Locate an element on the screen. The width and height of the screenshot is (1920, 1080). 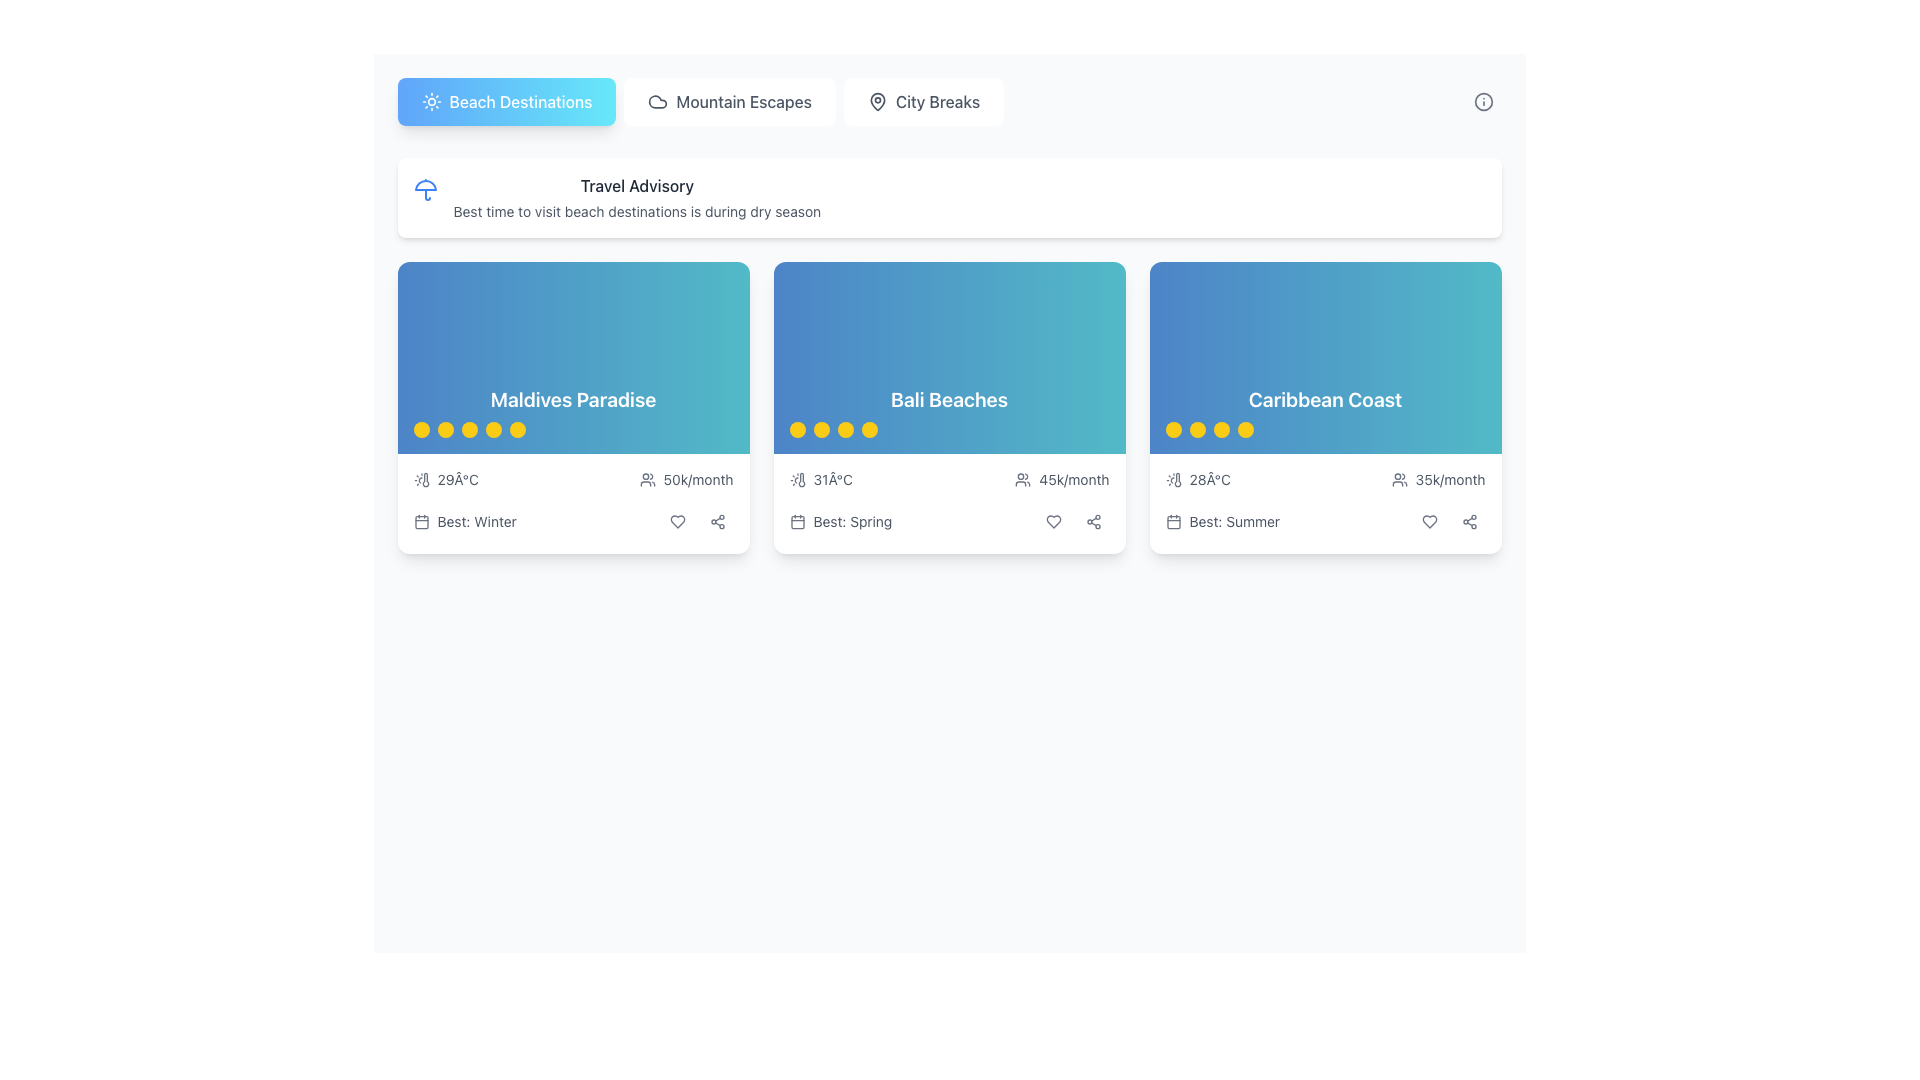
the small circular button with an information icon in the top-right corner is located at coordinates (1483, 101).